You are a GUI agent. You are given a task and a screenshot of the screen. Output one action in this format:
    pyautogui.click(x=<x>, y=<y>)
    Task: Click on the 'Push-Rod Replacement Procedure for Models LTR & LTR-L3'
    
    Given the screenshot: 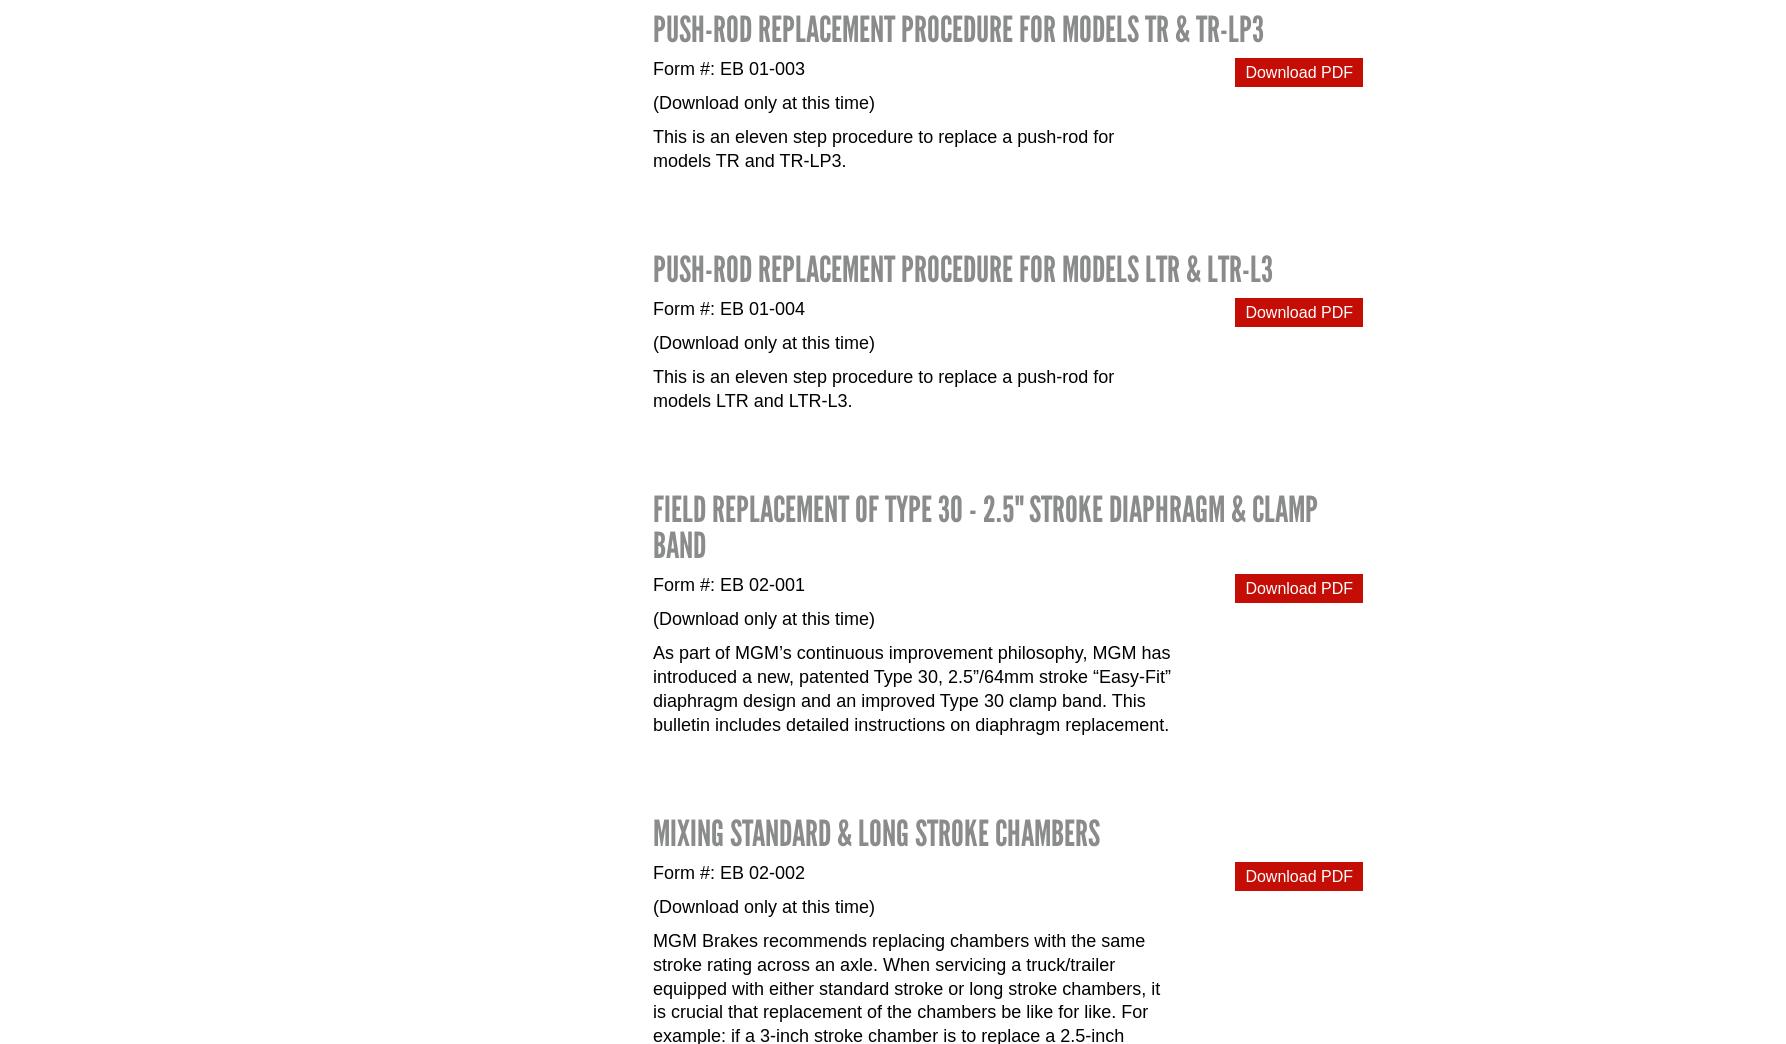 What is the action you would take?
    pyautogui.click(x=652, y=267)
    